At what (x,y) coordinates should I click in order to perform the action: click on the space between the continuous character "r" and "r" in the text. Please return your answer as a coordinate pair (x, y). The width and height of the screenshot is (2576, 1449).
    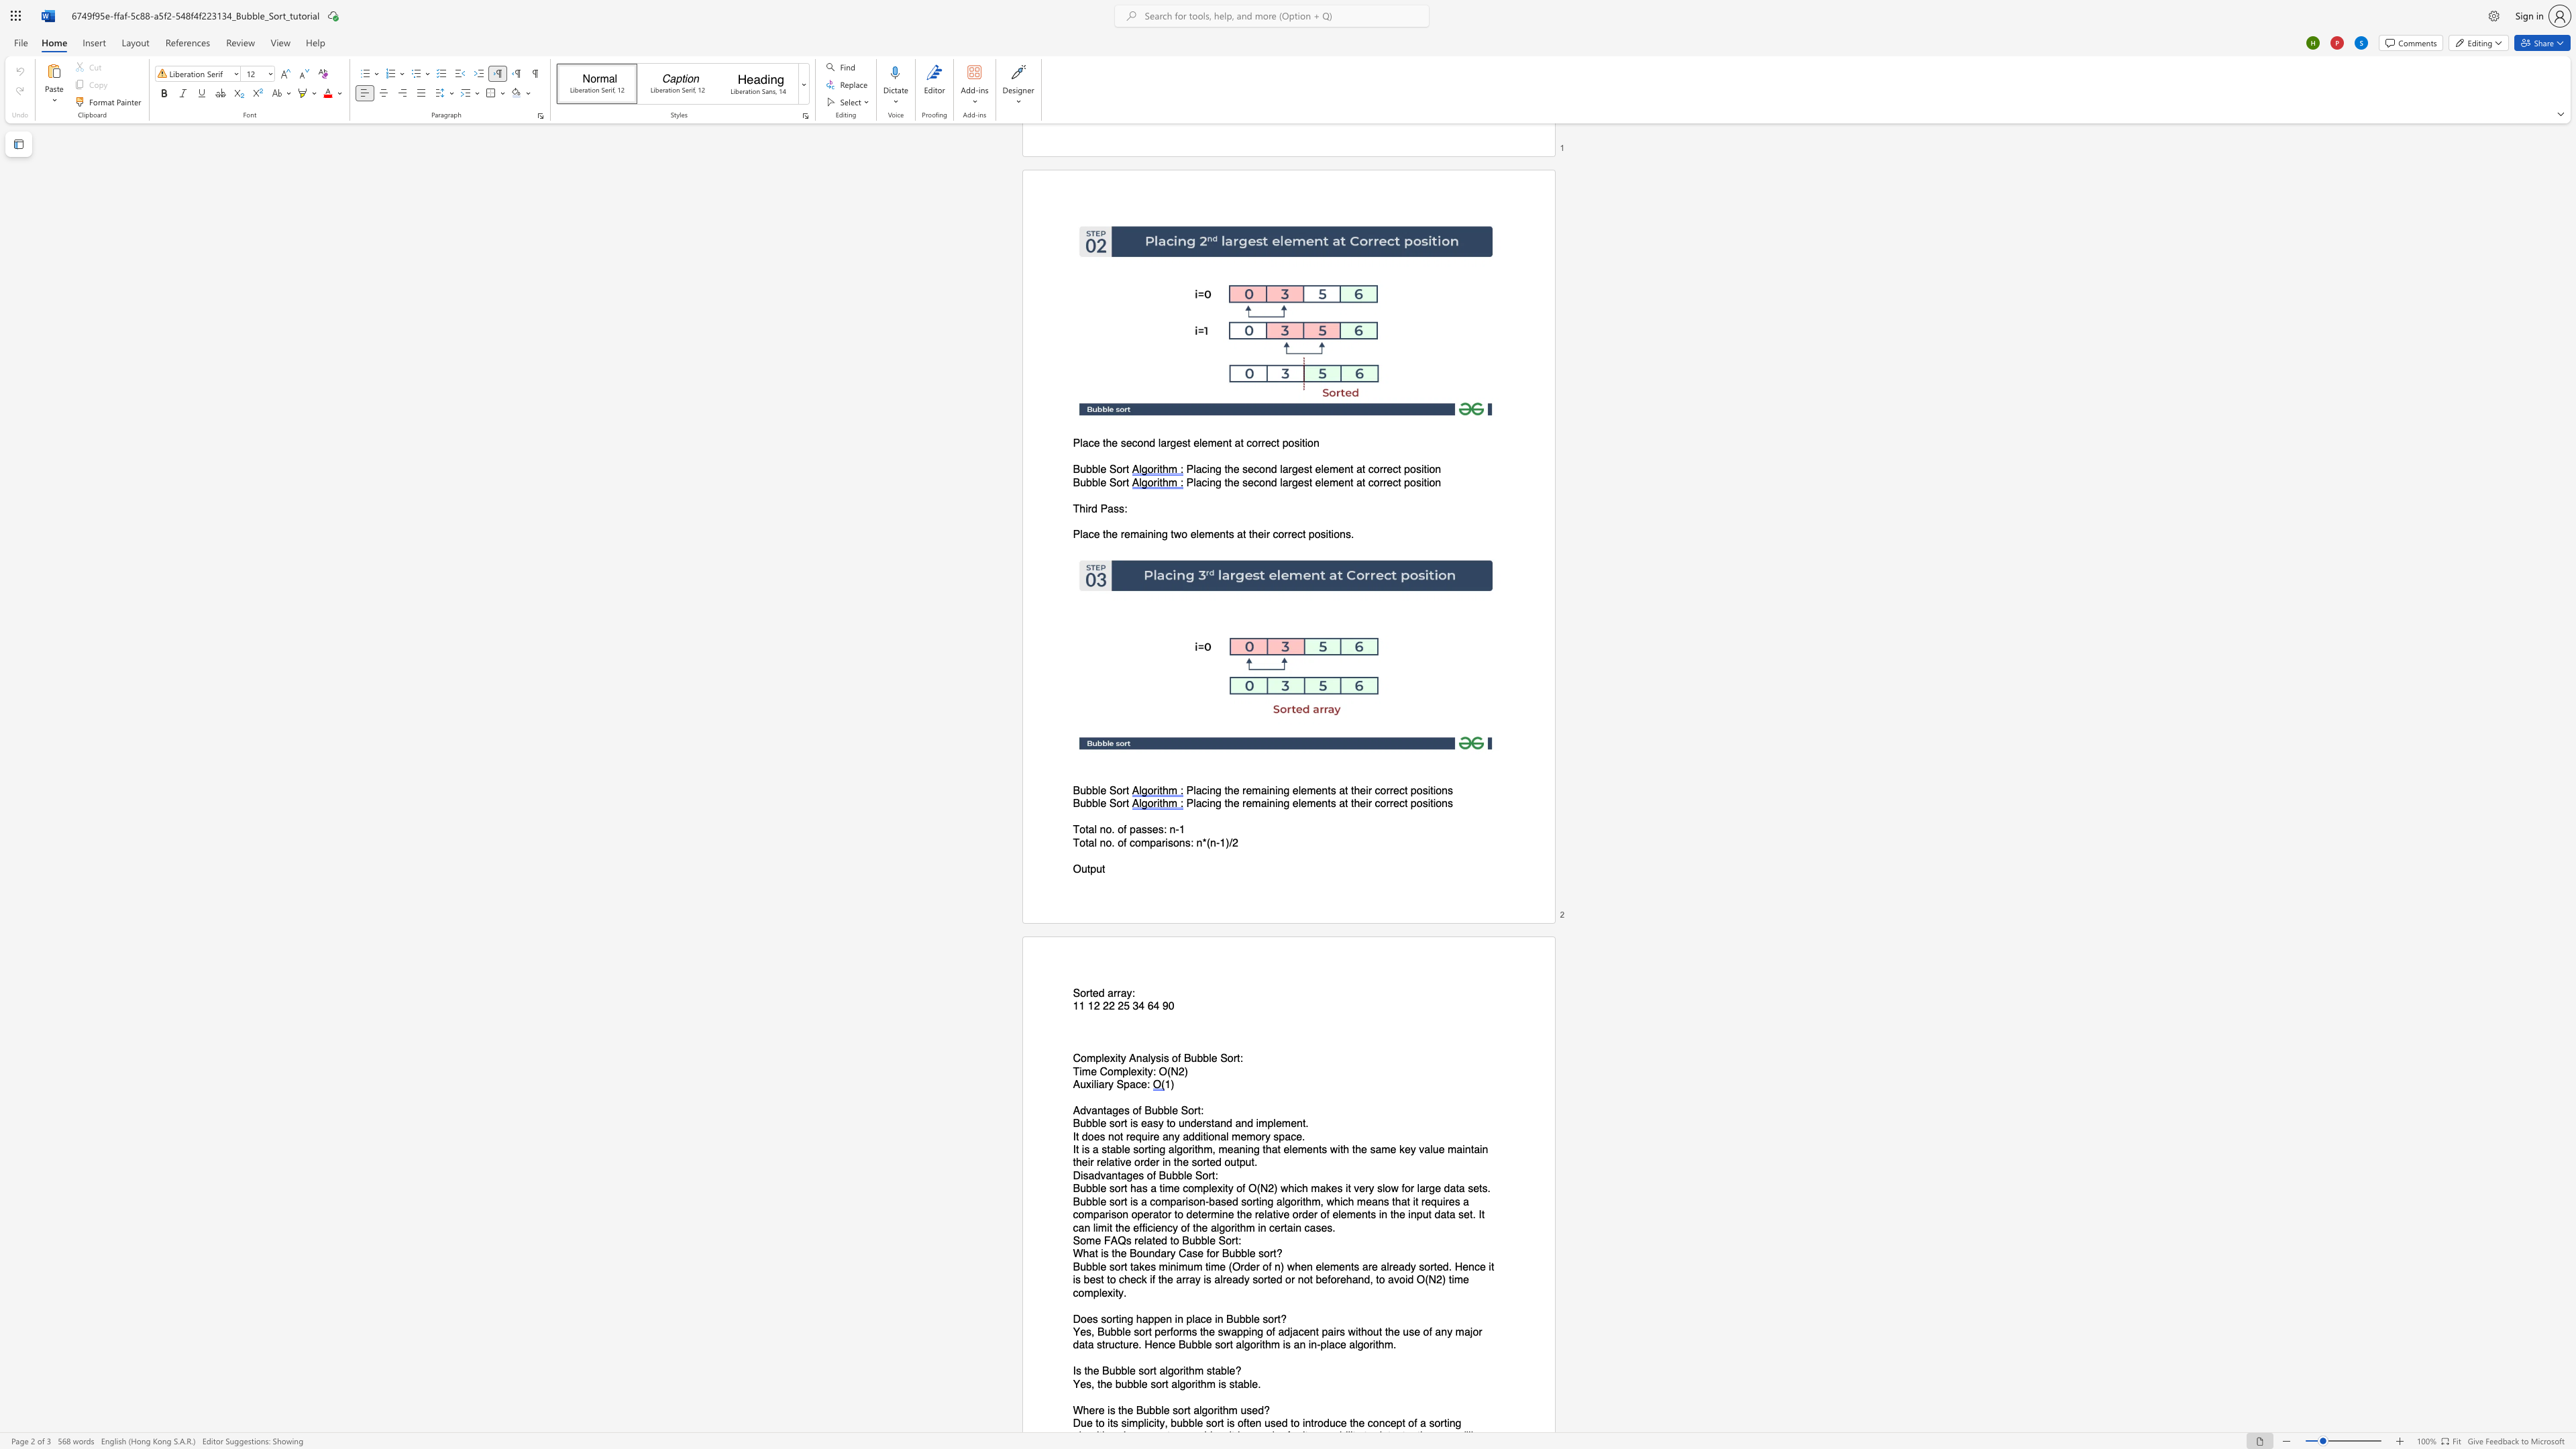
    Looking at the image, I should click on (1116, 993).